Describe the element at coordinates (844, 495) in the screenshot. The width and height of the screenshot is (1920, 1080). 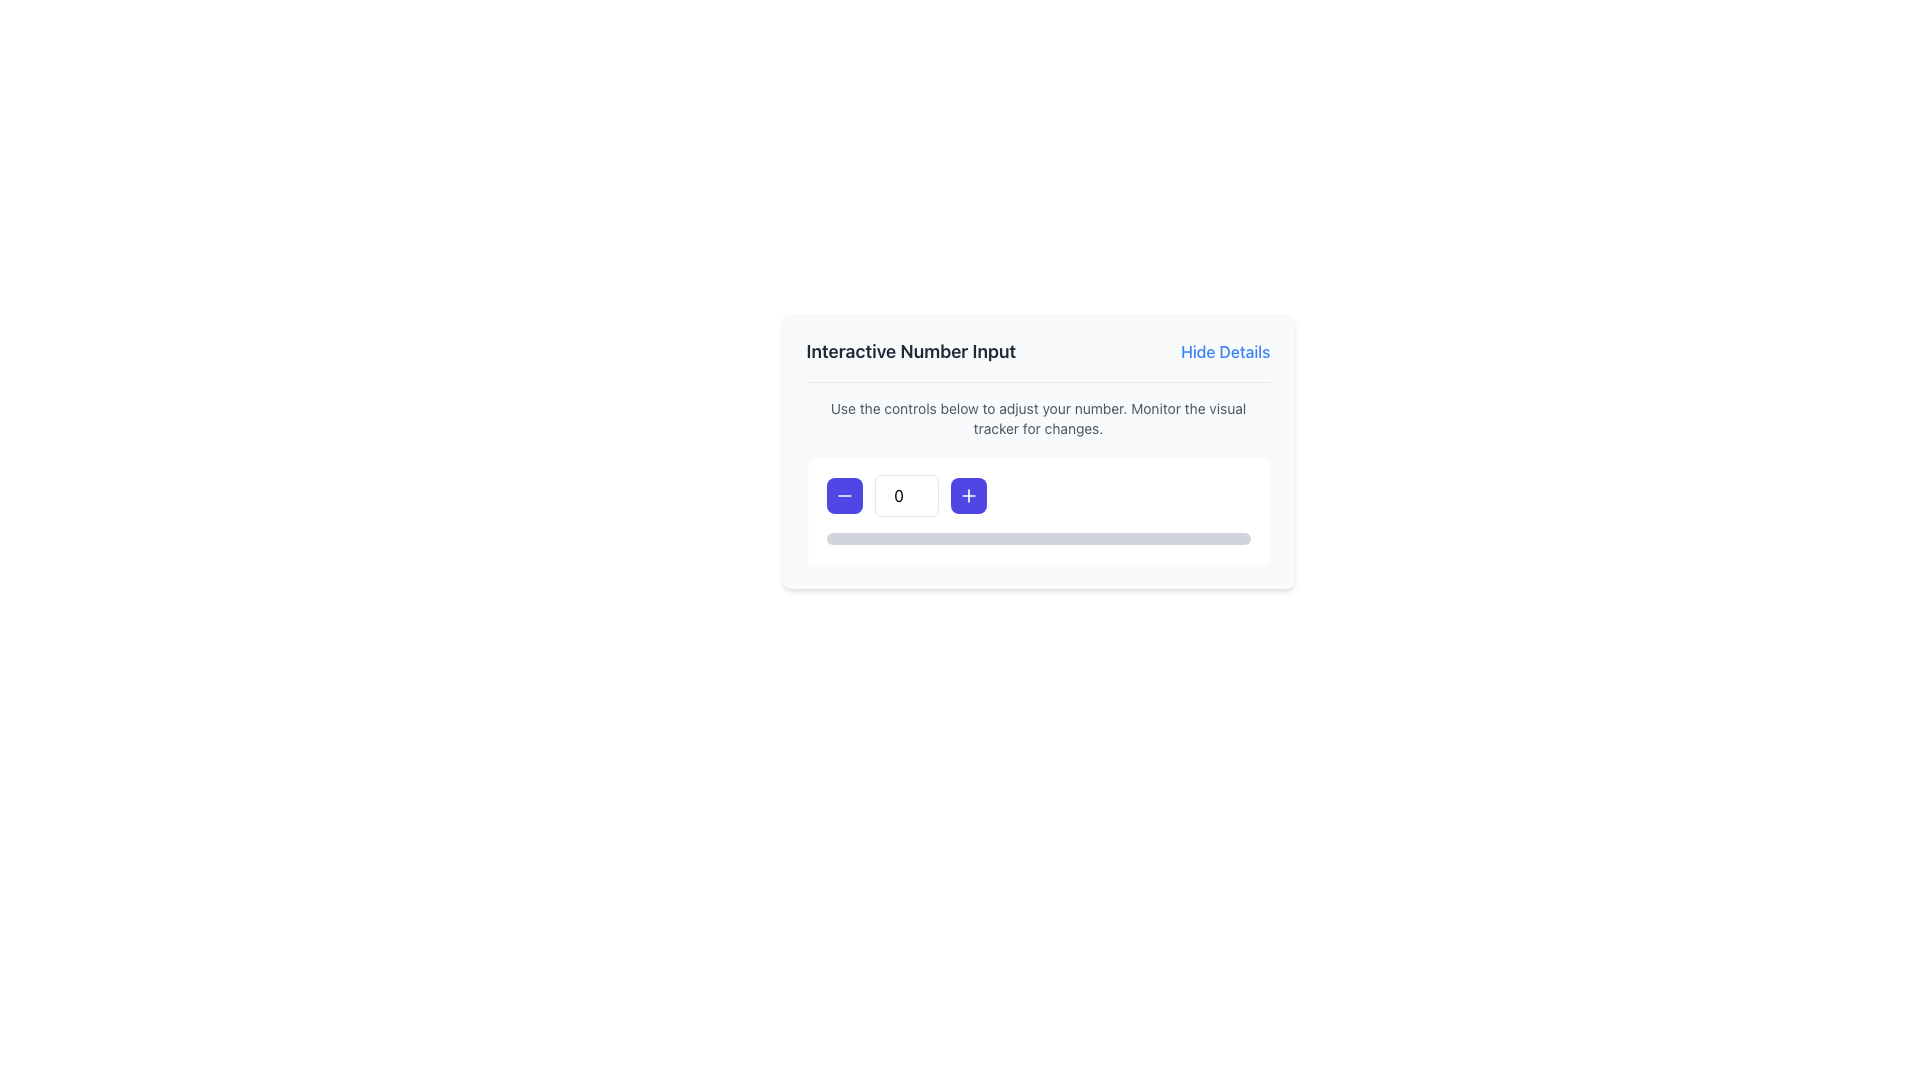
I see `the leftmost square button with a deep indigo background and a white minus icon to decrease the number` at that location.